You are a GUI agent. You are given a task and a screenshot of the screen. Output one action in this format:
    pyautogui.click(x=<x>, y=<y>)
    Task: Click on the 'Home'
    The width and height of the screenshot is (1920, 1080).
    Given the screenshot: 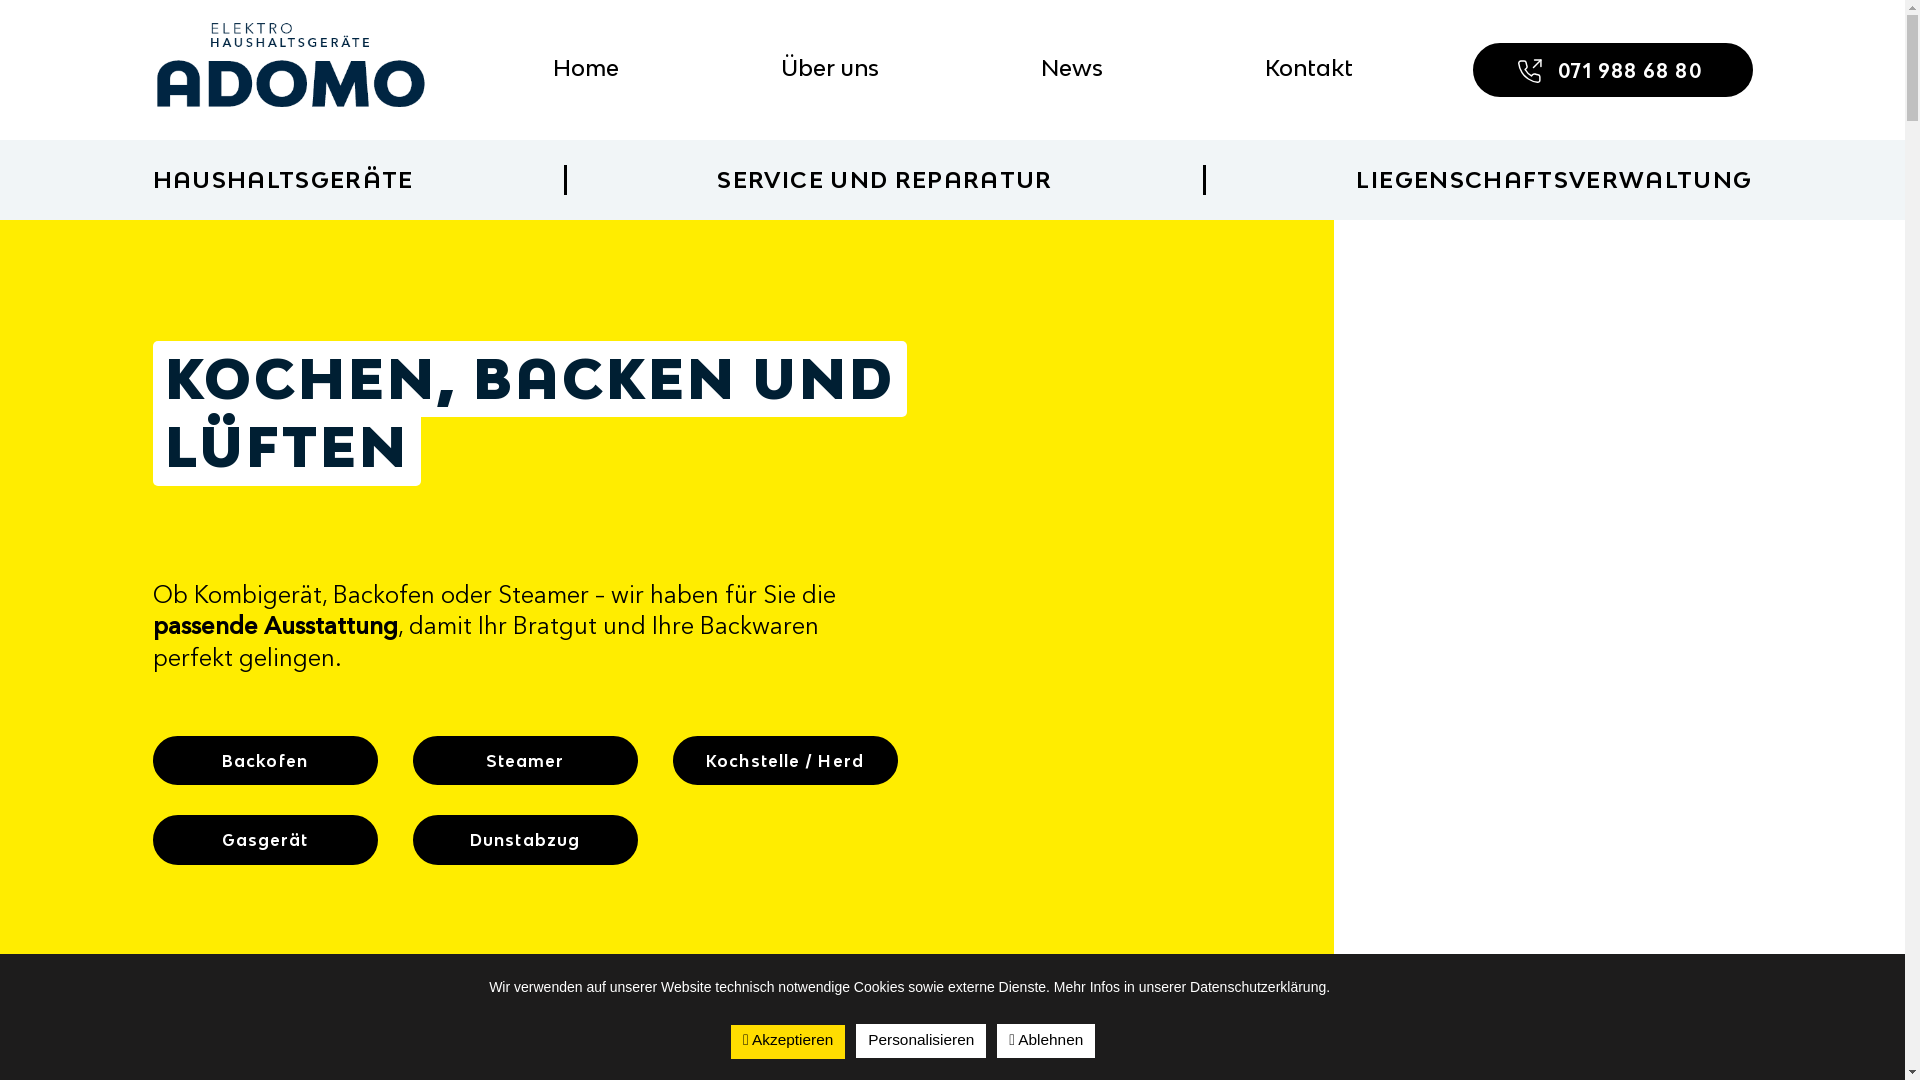 What is the action you would take?
    pyautogui.click(x=584, y=67)
    